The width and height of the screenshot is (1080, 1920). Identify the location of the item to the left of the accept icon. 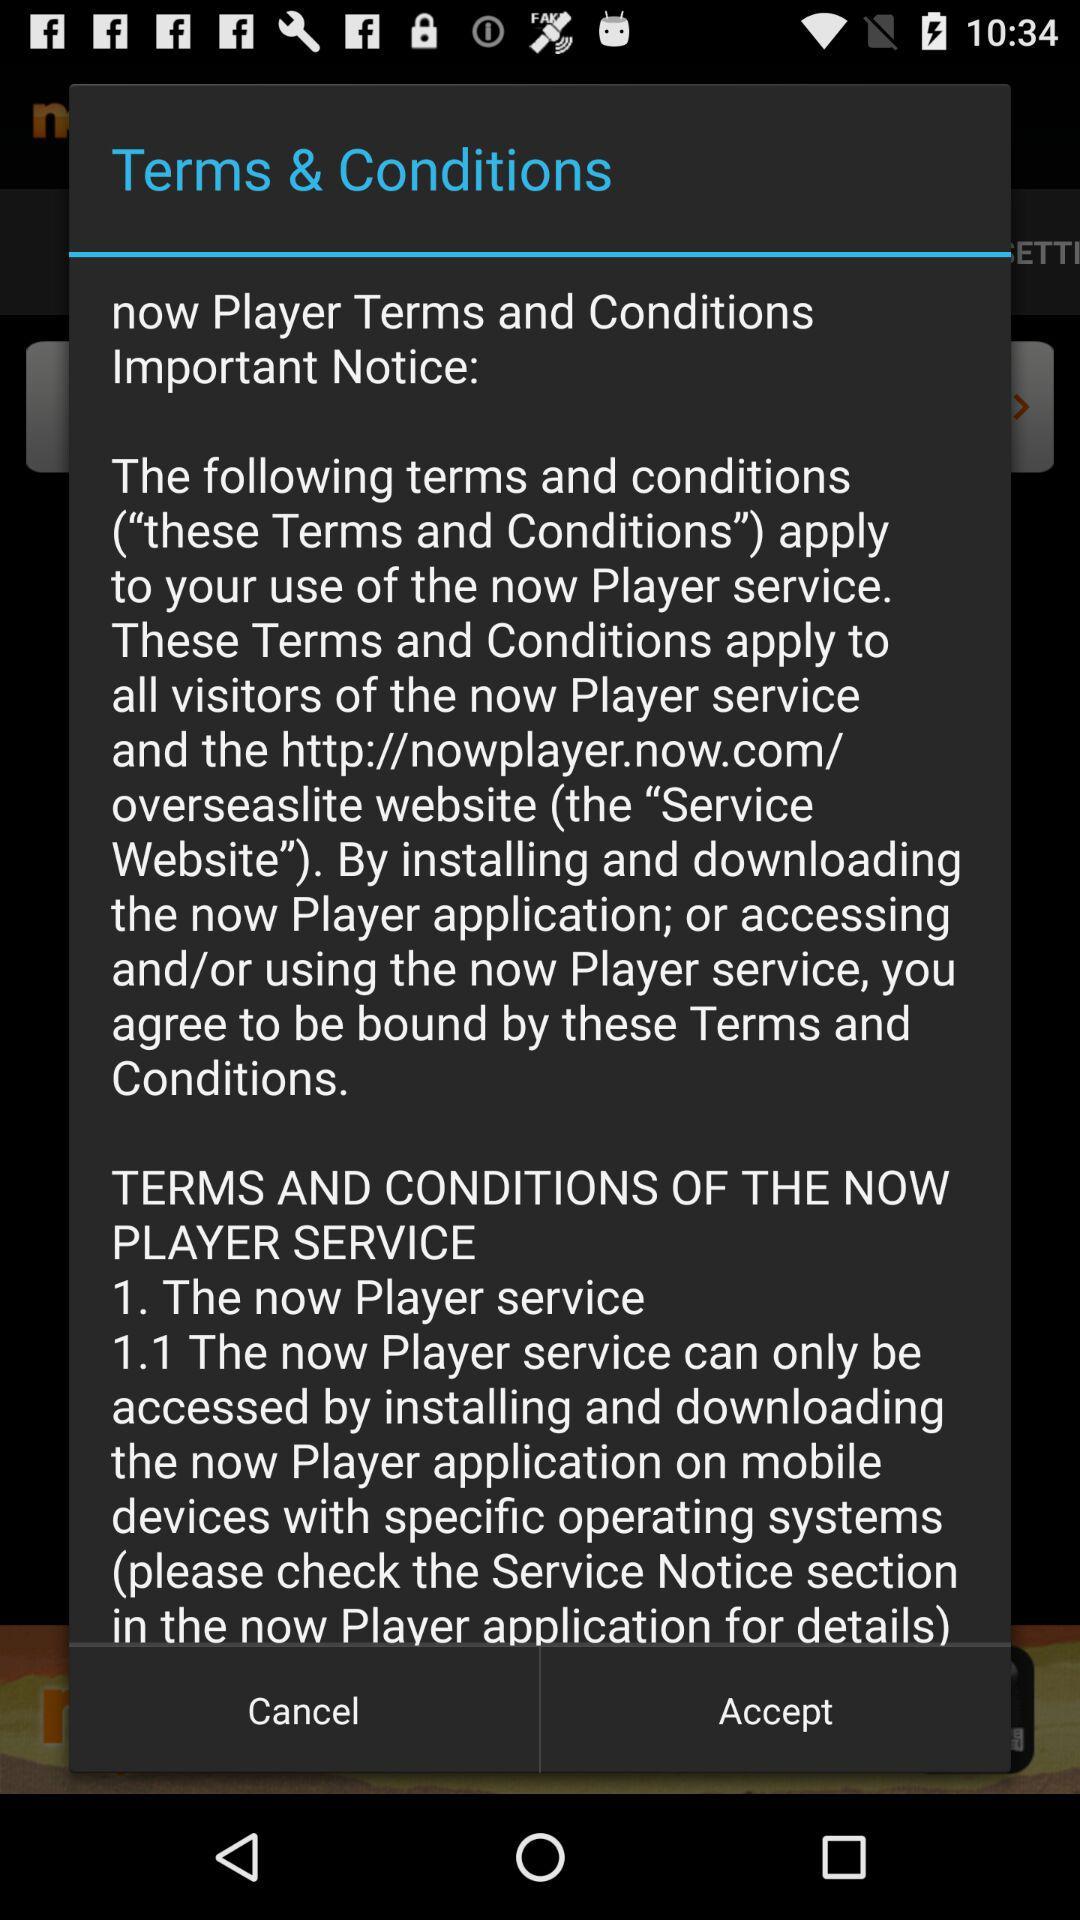
(304, 1708).